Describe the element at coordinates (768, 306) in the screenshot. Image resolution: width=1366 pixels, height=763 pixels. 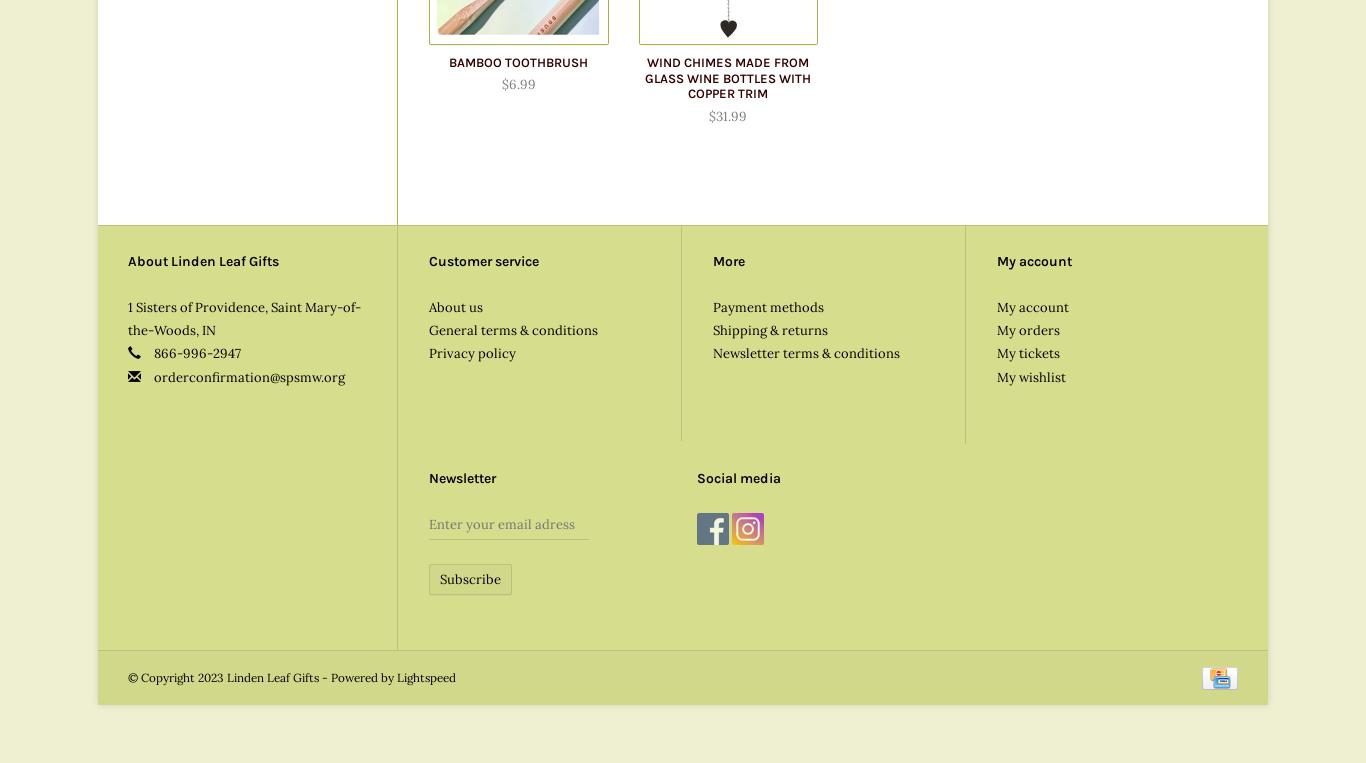
I see `'Payment methods'` at that location.